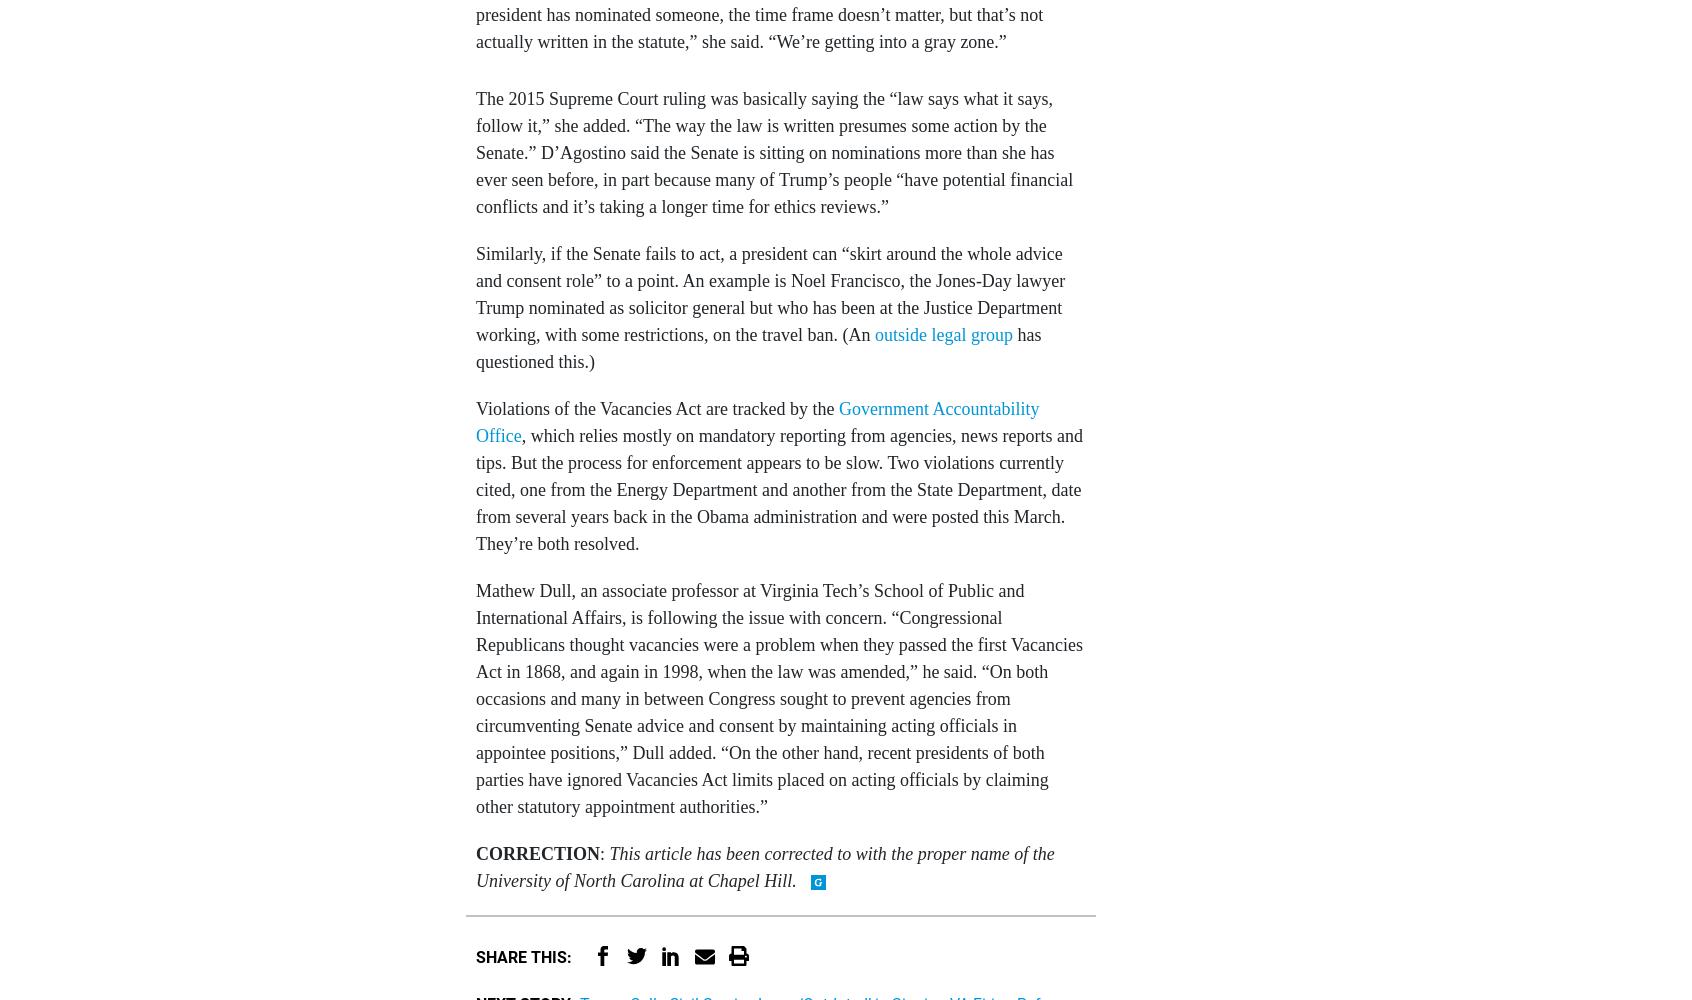 The height and width of the screenshot is (1000, 1692). I want to click on 'CORRECTION', so click(538, 852).